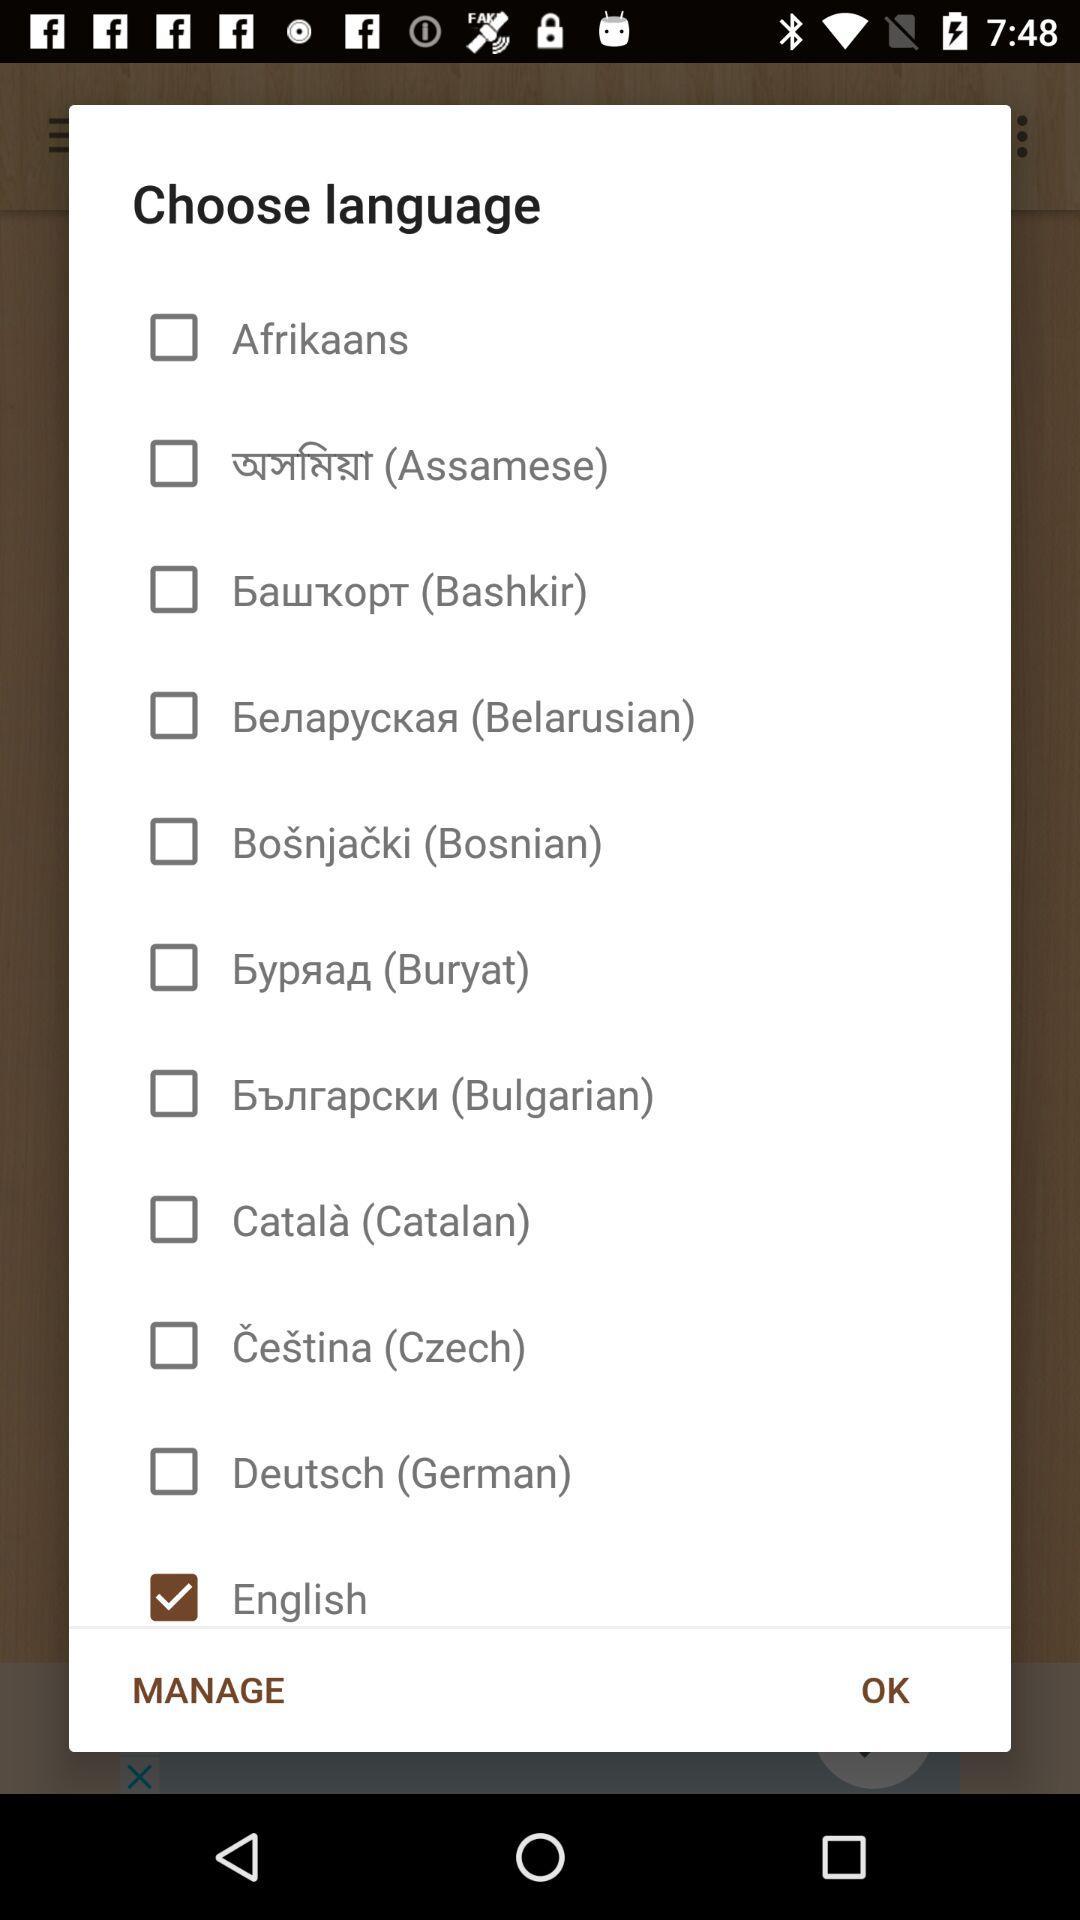 The image size is (1080, 1920). Describe the element at coordinates (208, 1688) in the screenshot. I see `item to the left of ok item` at that location.